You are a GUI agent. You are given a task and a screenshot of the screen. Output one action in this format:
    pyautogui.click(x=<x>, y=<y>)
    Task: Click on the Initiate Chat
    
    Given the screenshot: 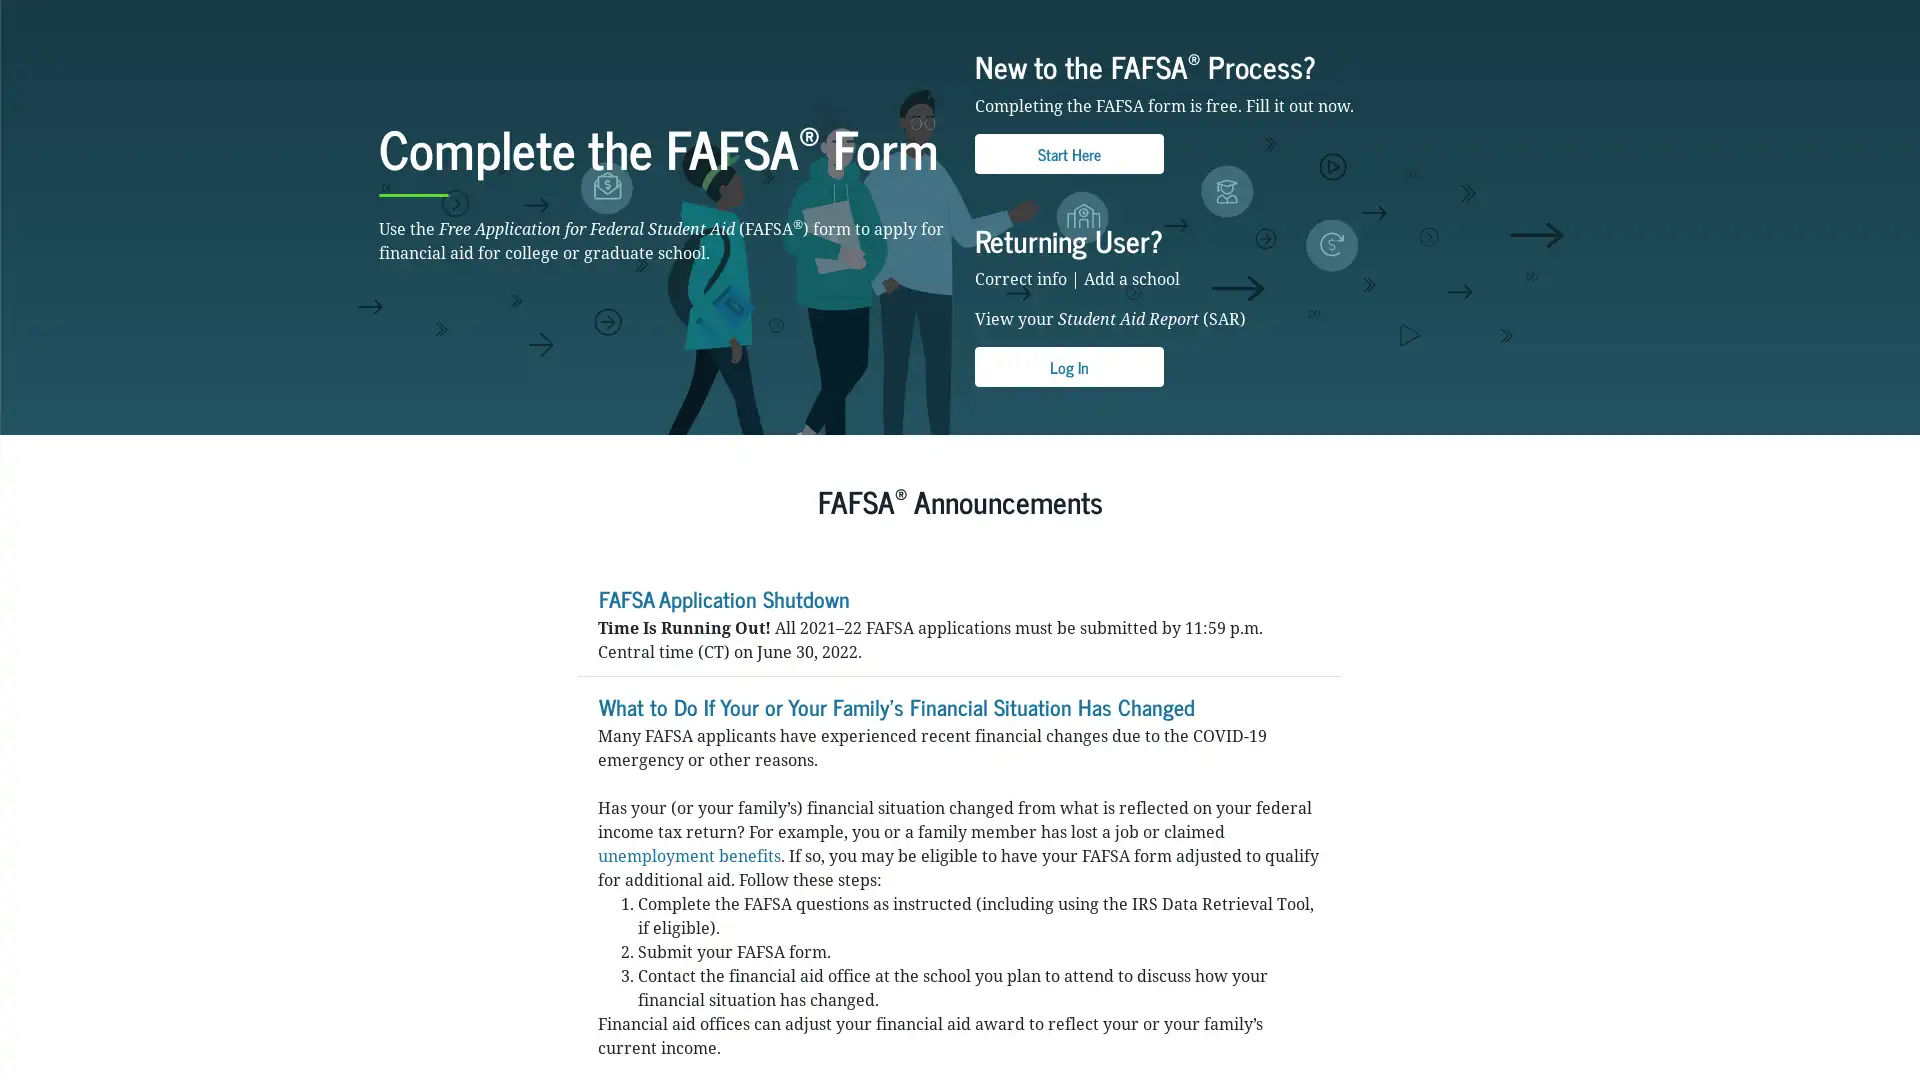 What is the action you would take?
    pyautogui.click(x=1853, y=1014)
    